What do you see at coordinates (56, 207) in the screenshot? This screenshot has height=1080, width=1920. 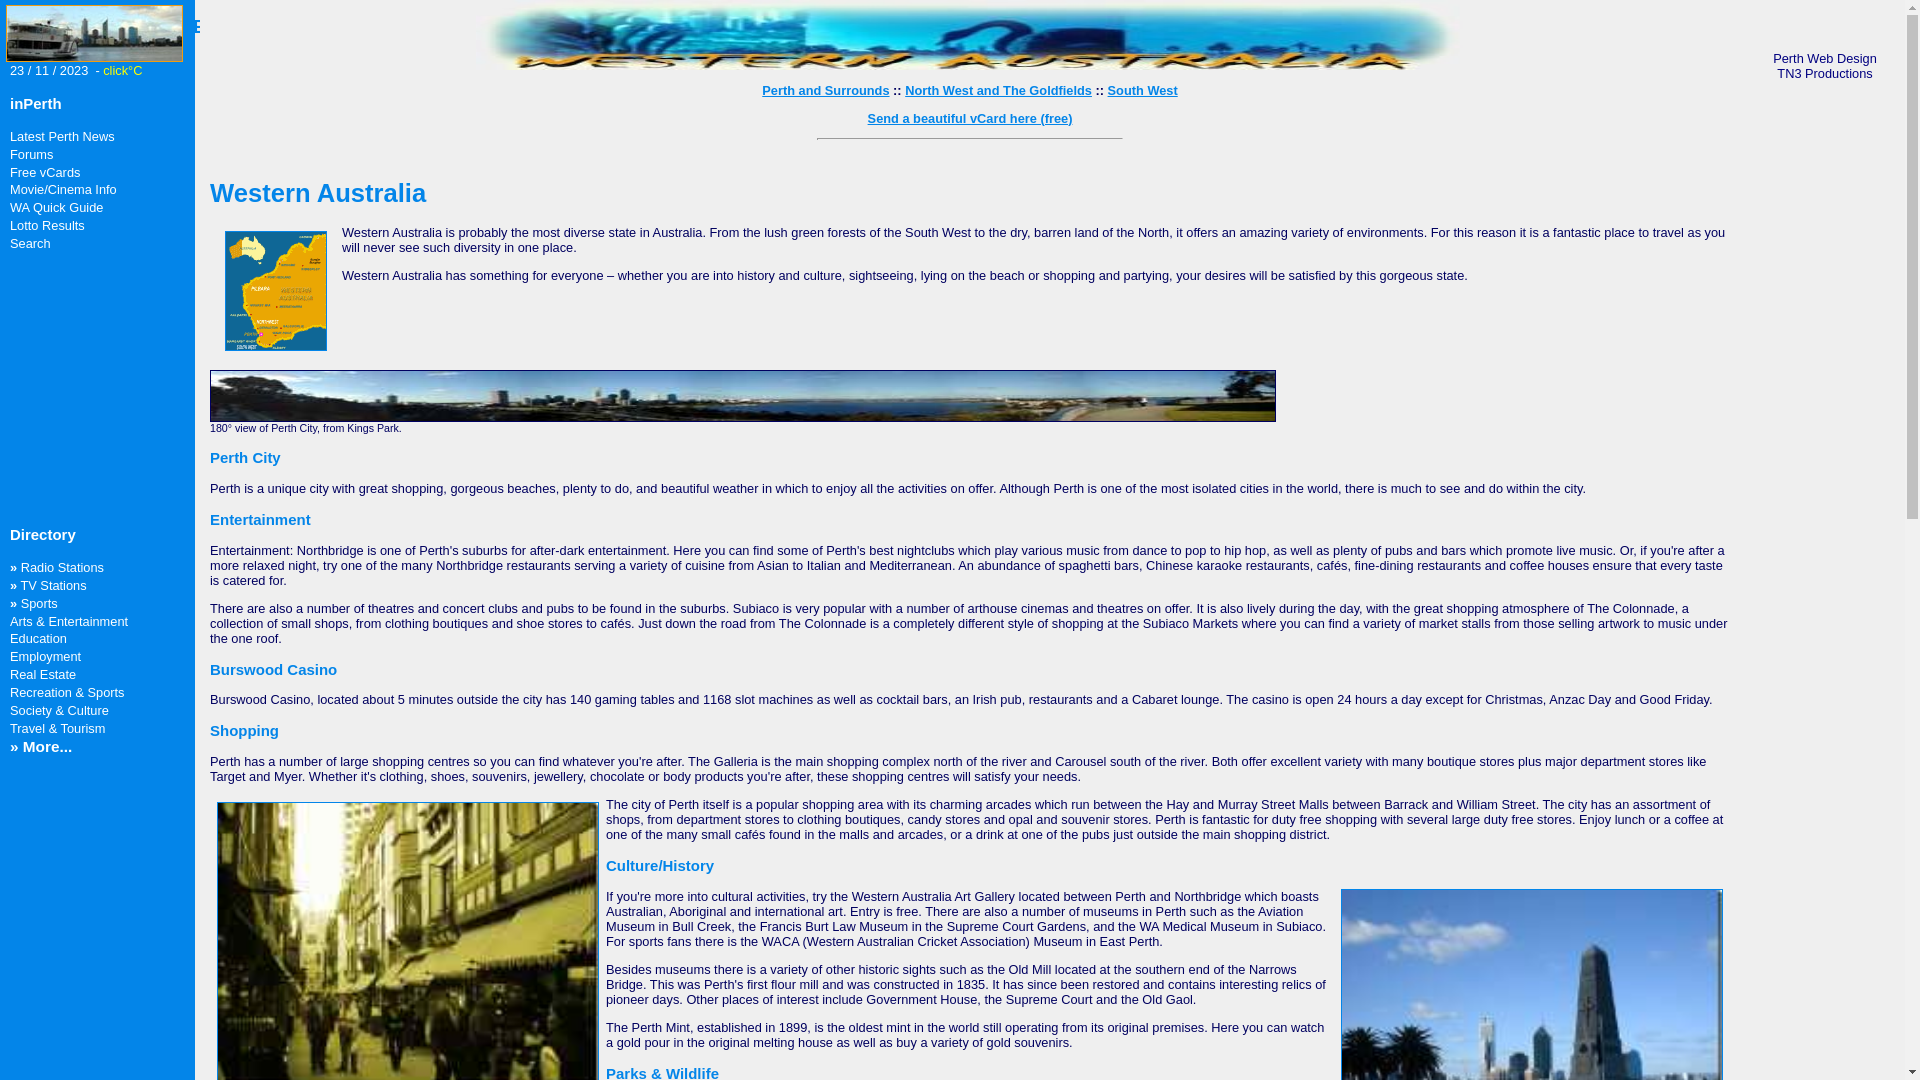 I see `'WA Quick Guide'` at bounding box center [56, 207].